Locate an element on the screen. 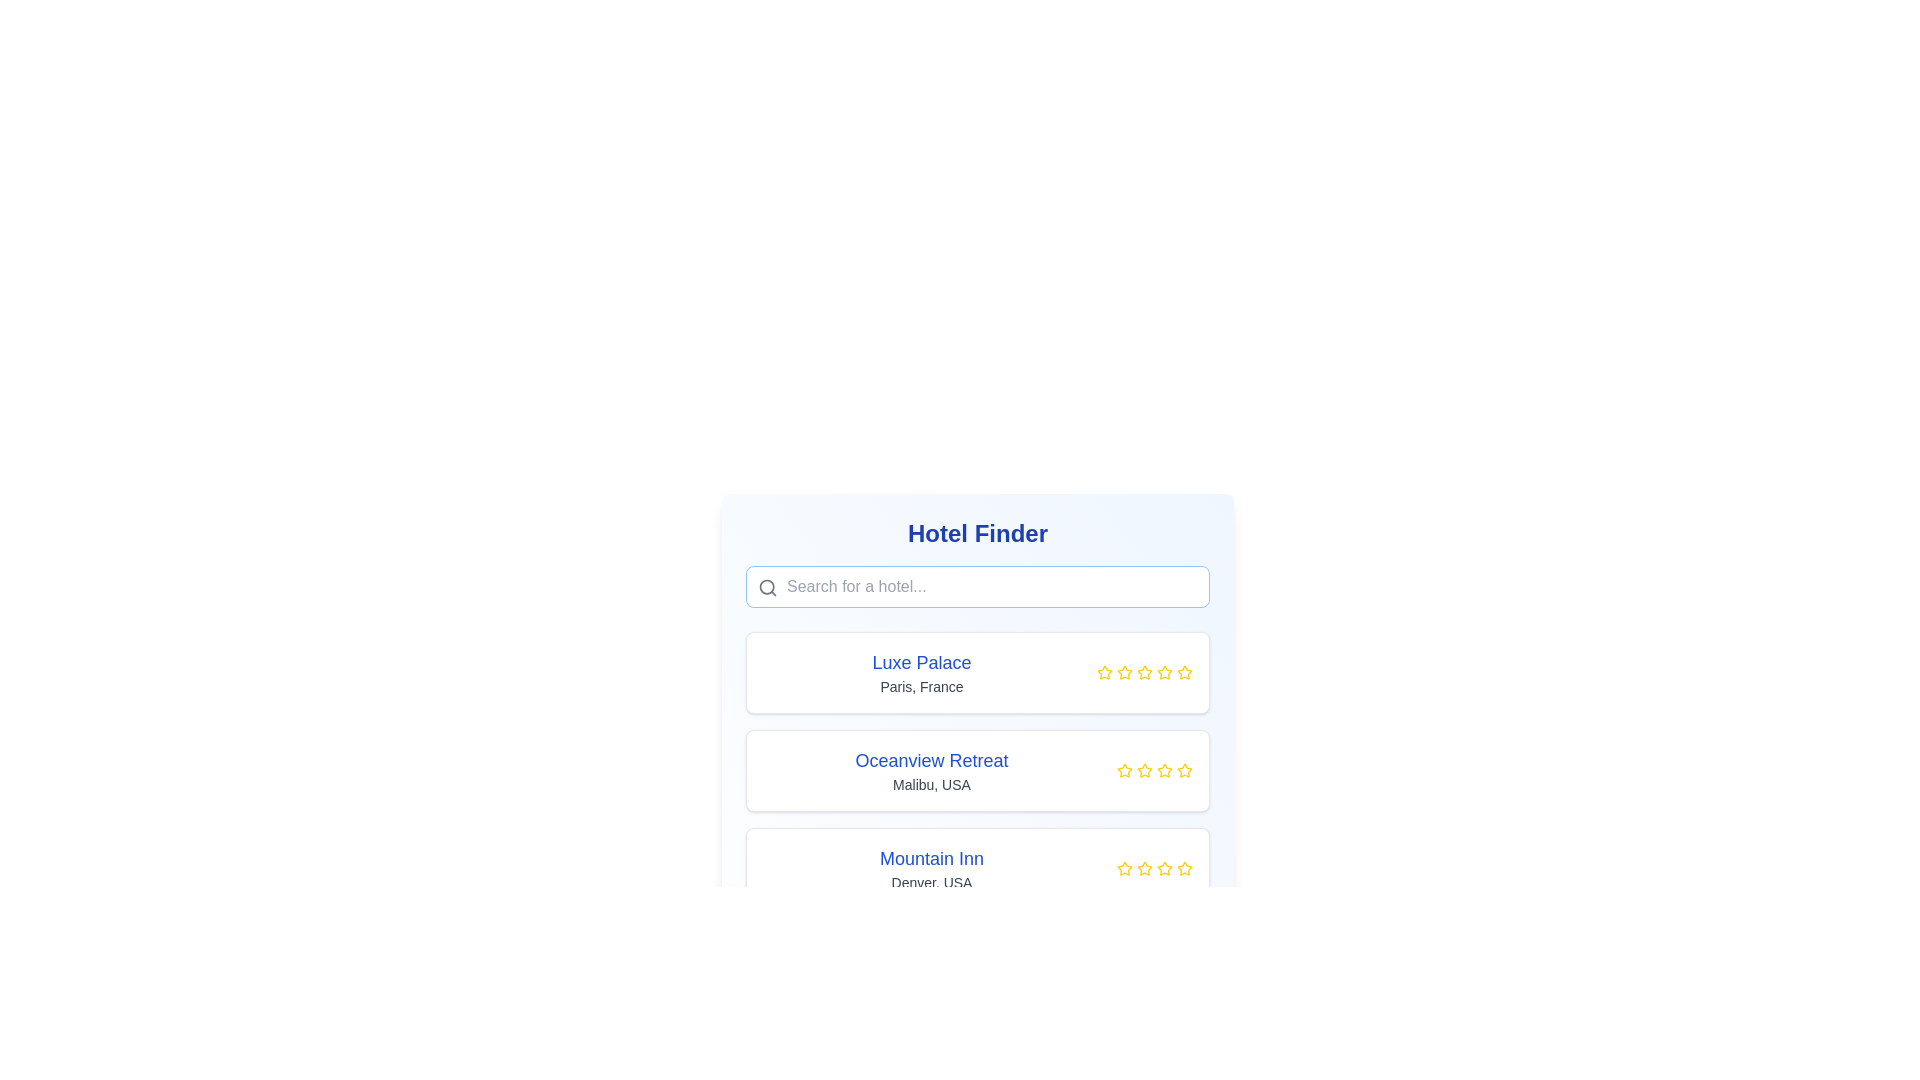 This screenshot has width=1920, height=1080. the first star-shaped rating icon with a yellow outline associated with the 'Mountain Inn' listing, which is the third hotel entry on the page is located at coordinates (1124, 867).